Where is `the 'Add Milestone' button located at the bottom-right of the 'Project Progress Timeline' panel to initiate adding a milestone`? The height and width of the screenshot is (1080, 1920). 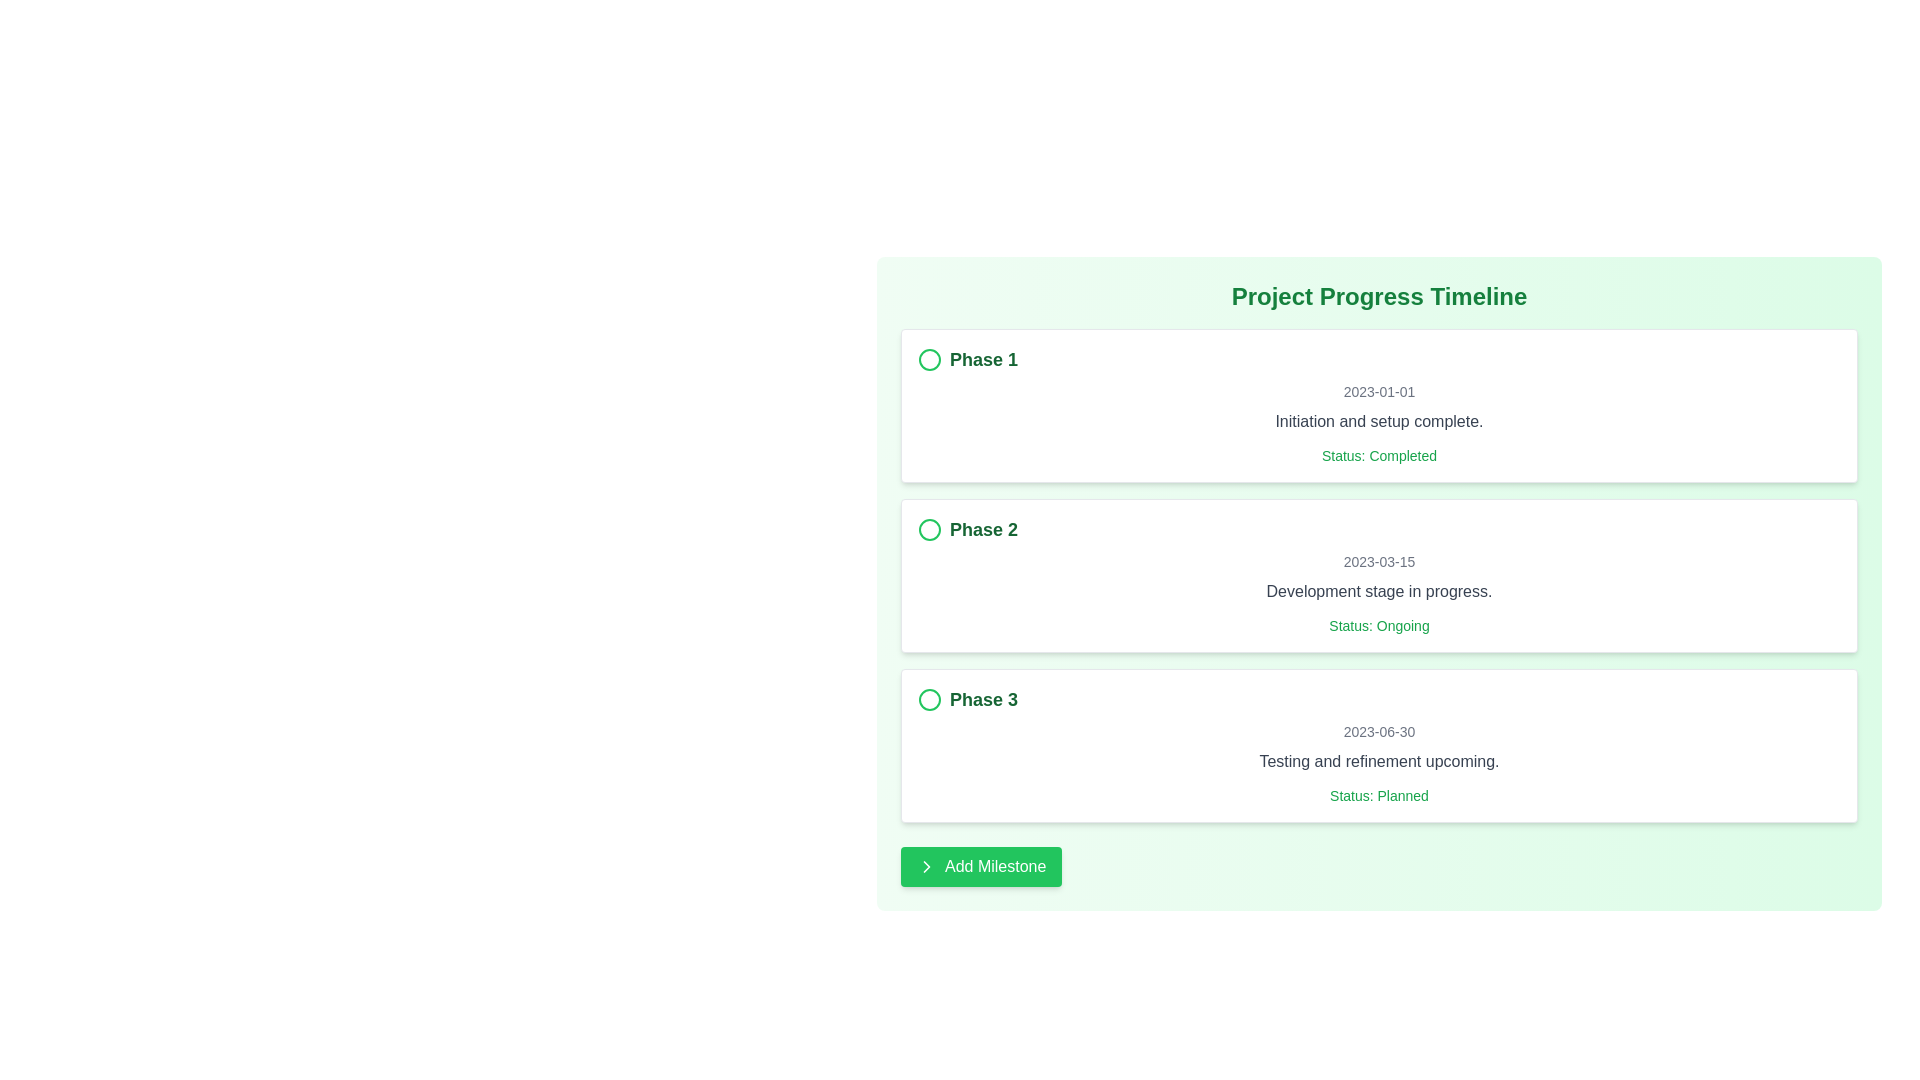 the 'Add Milestone' button located at the bottom-right of the 'Project Progress Timeline' panel to initiate adding a milestone is located at coordinates (981, 866).